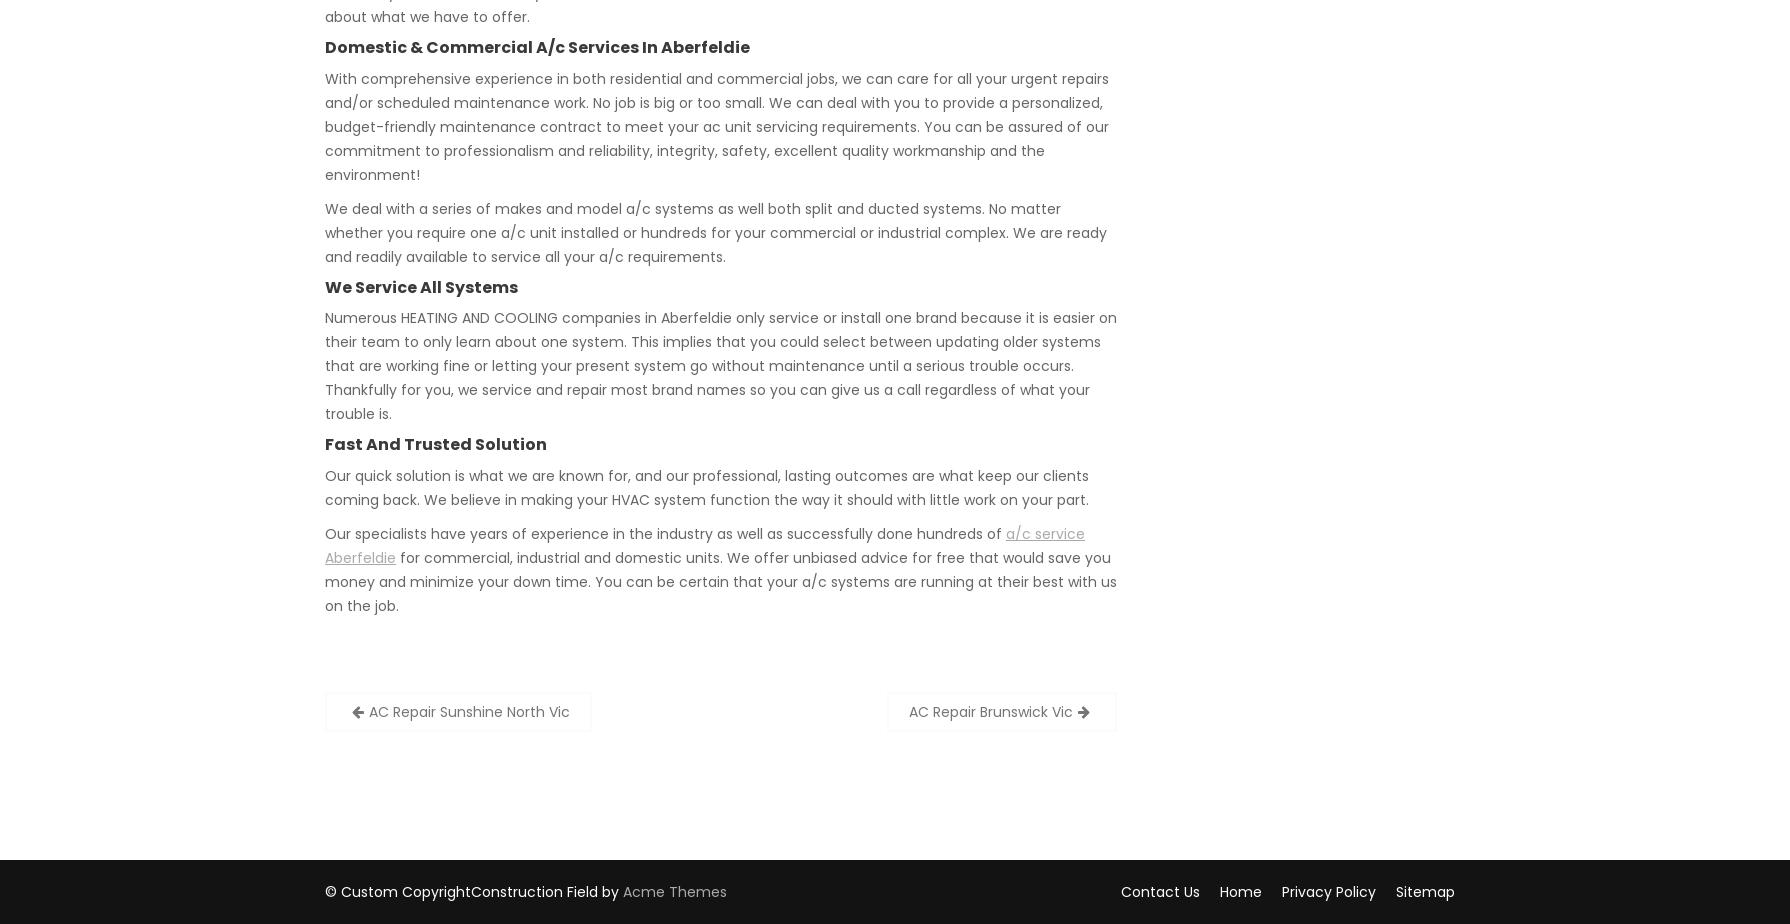 The image size is (1790, 924). I want to click on 'Construction Field by', so click(546, 891).